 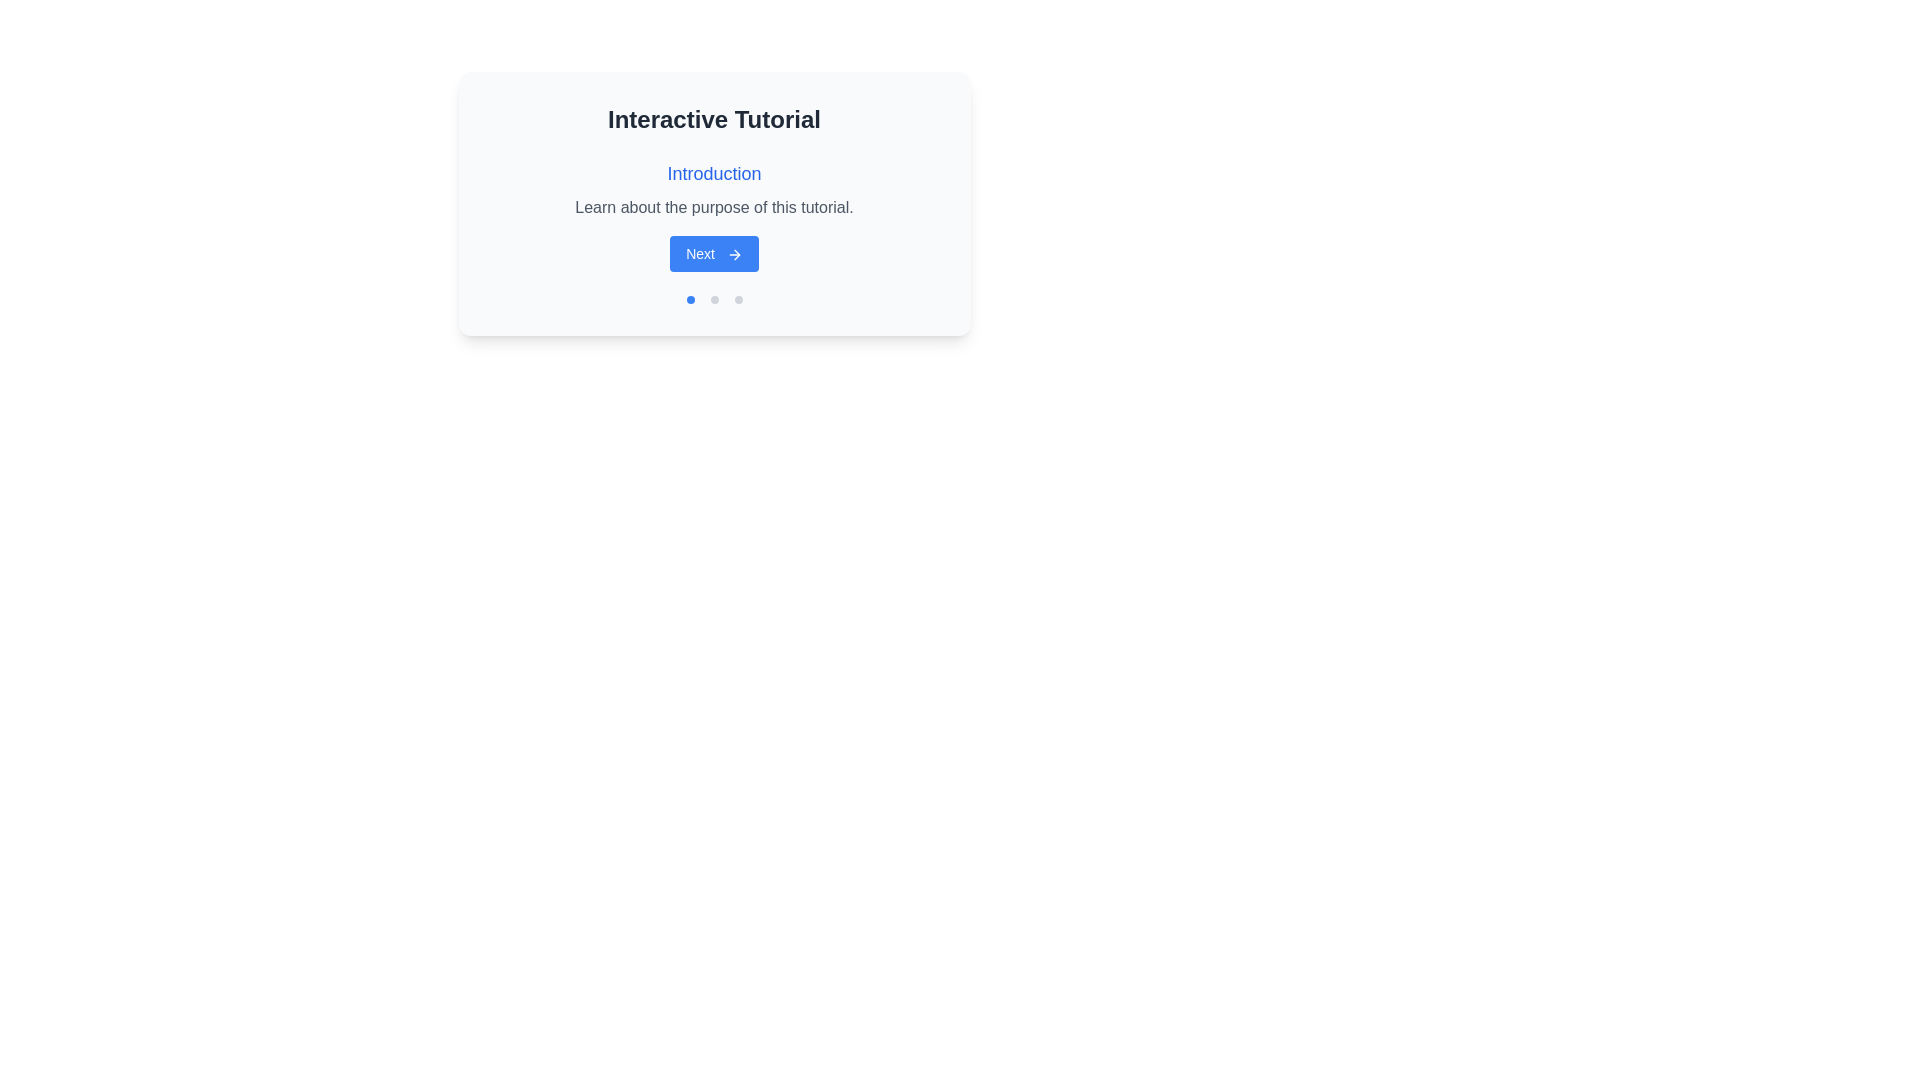 I want to click on the right-oriented arrow icon located inside the blue 'Next' button, adjacent to the text 'Next', so click(x=733, y=254).